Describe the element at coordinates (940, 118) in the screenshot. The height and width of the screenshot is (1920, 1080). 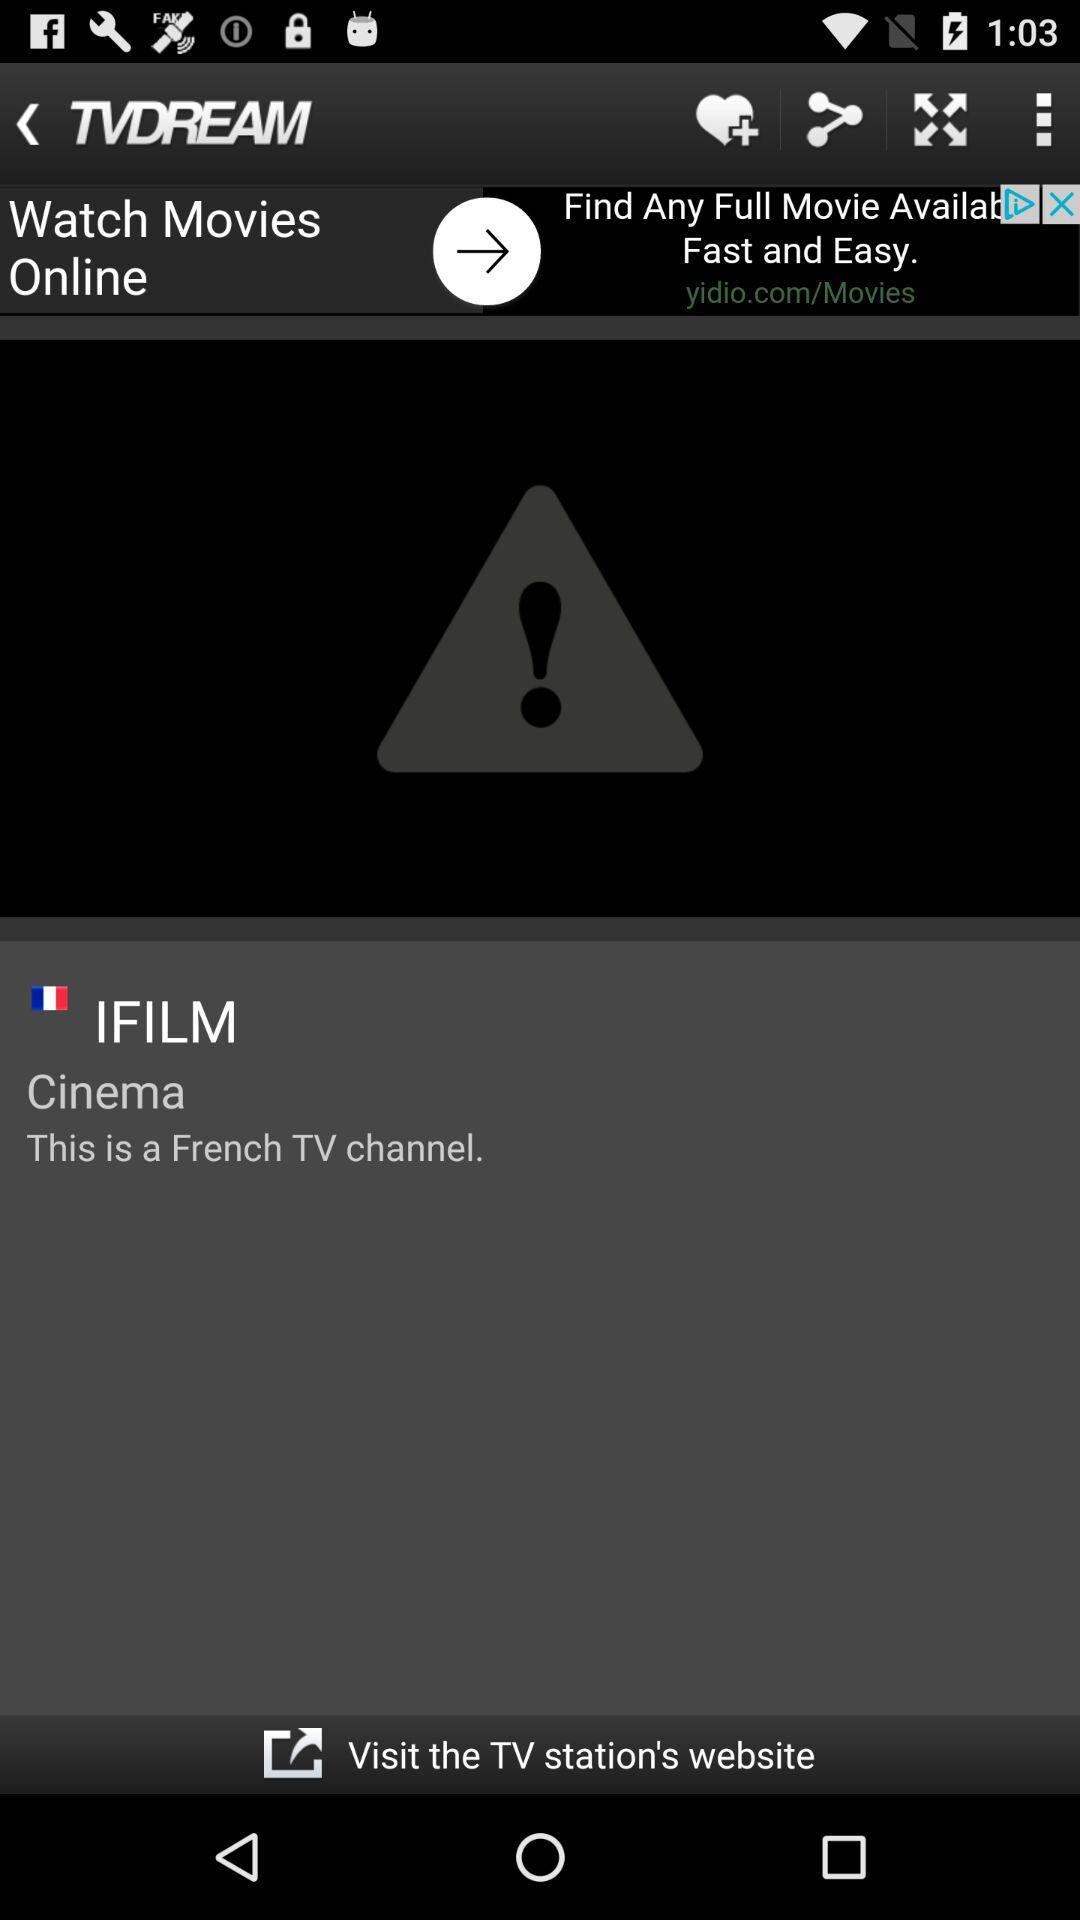
I see `expand page` at that location.